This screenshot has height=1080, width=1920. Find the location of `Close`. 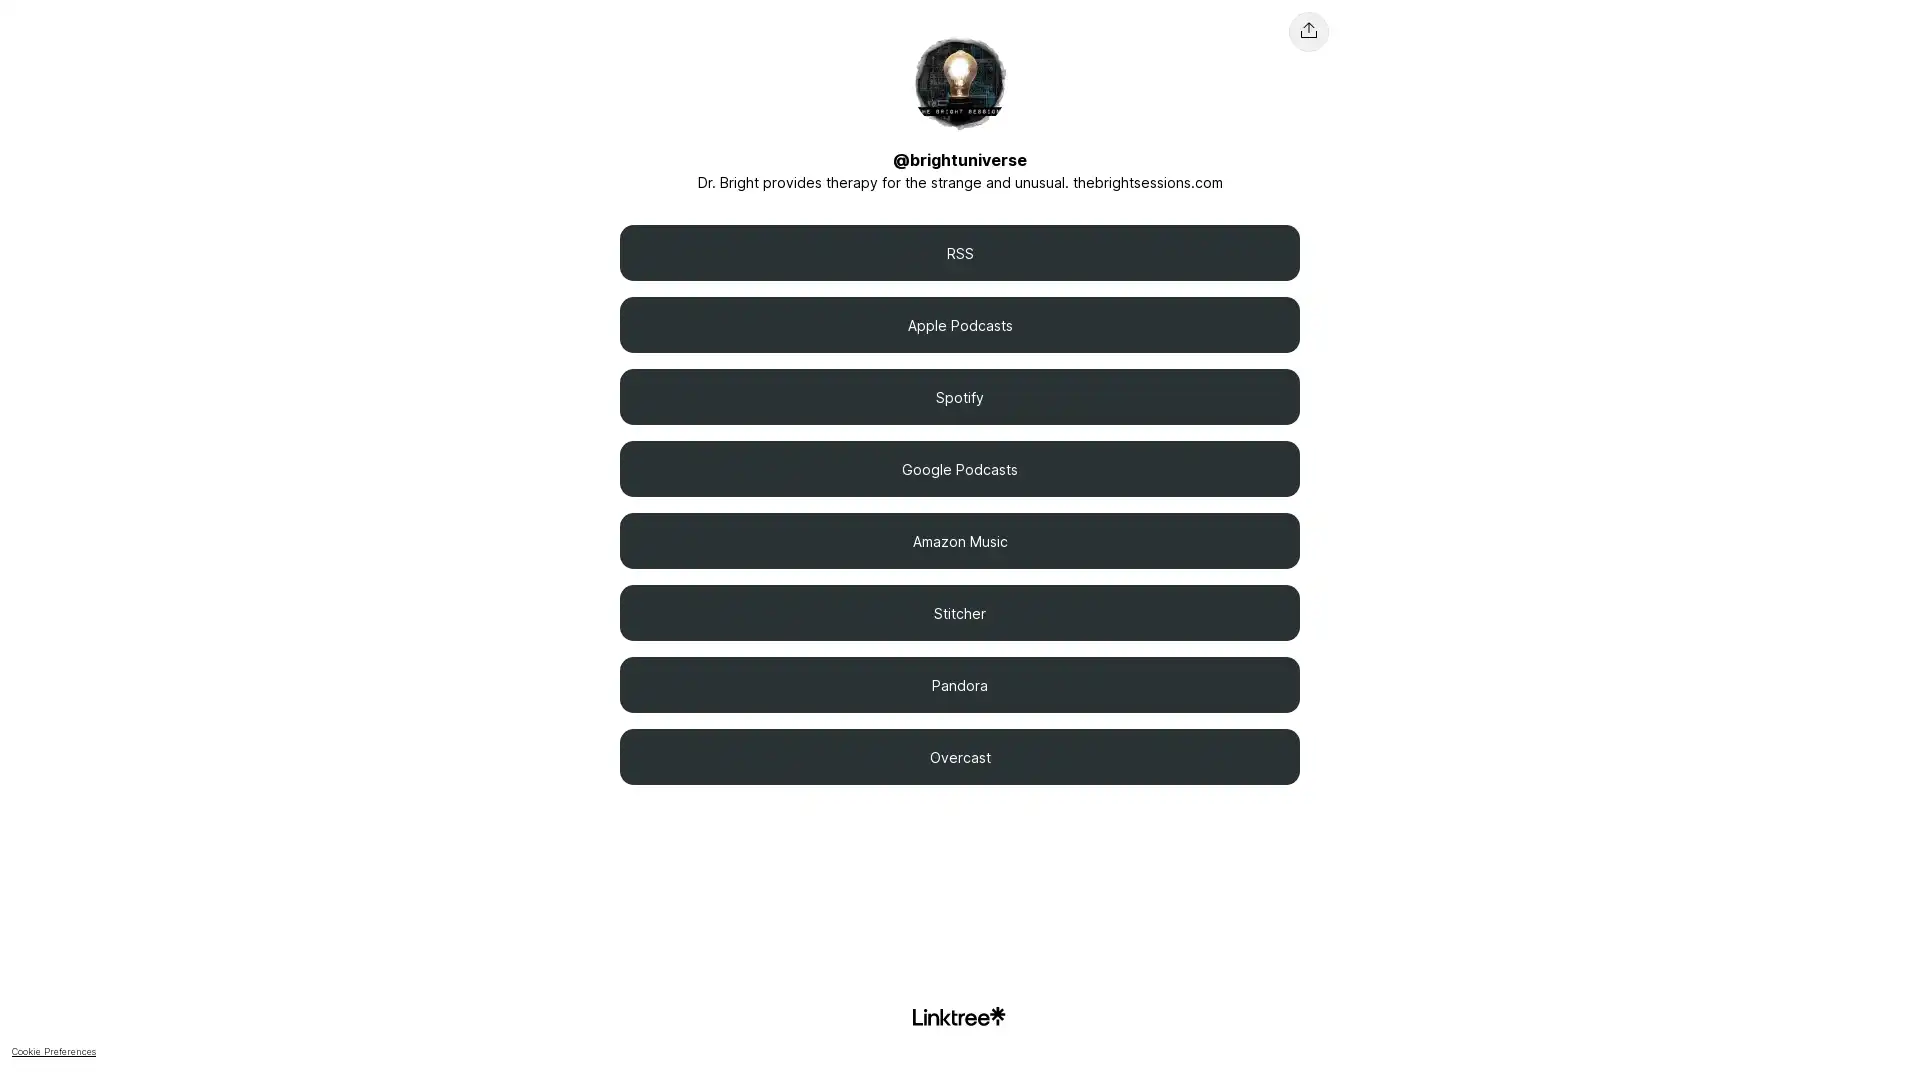

Close is located at coordinates (1886, 1033).